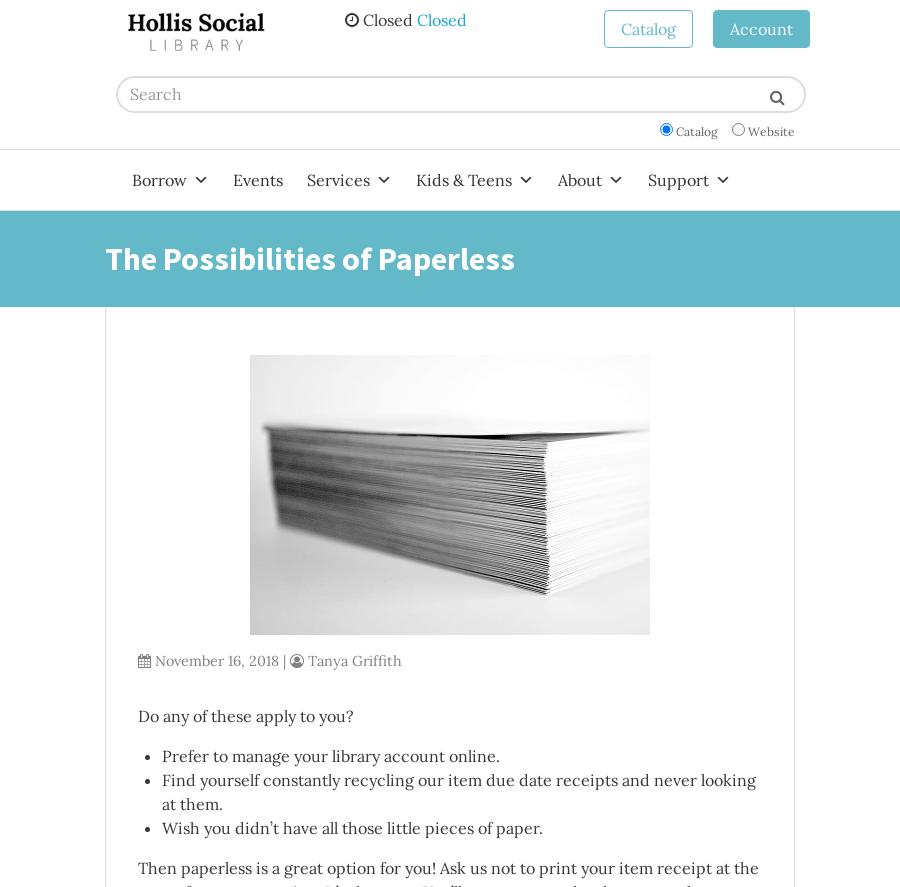  Describe the element at coordinates (330, 754) in the screenshot. I see `'Prefer to manage your library account online.'` at that location.